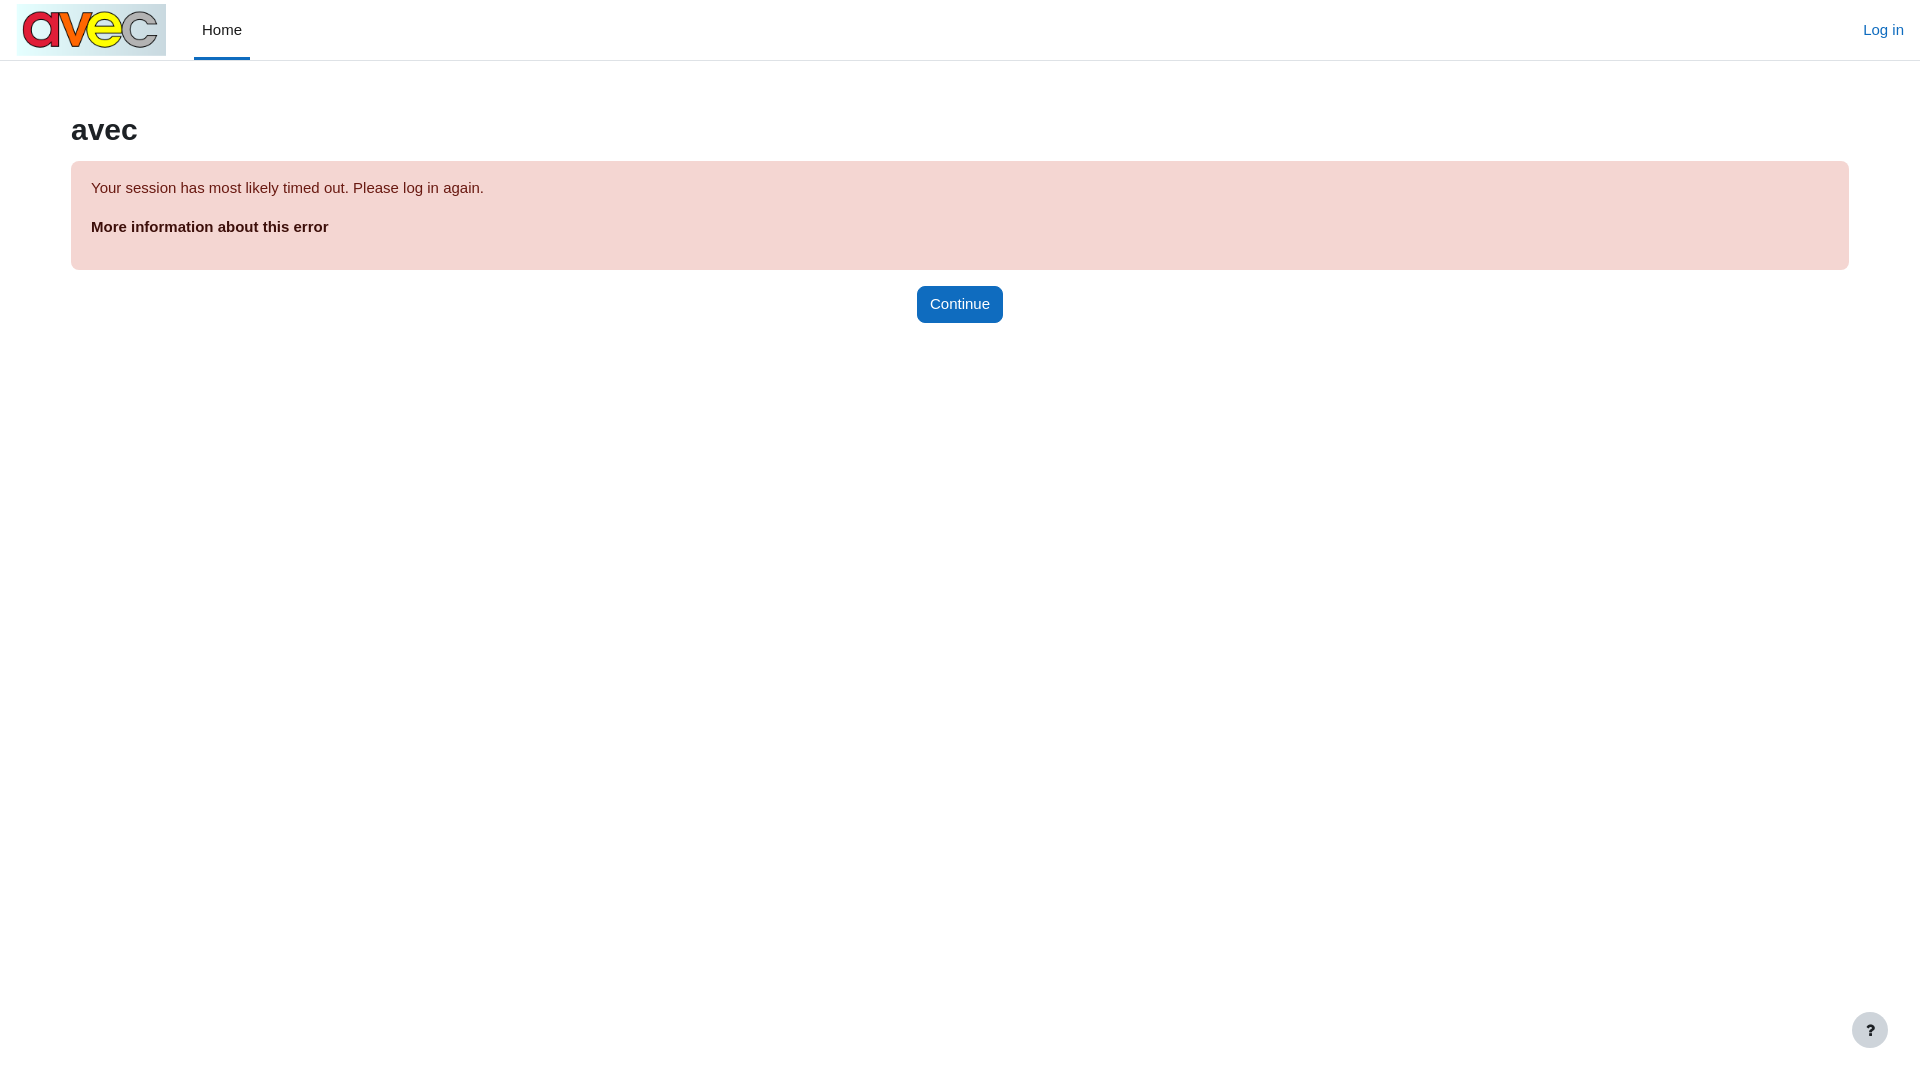 The image size is (1920, 1080). Describe the element at coordinates (210, 225) in the screenshot. I see `'More information about this error'` at that location.